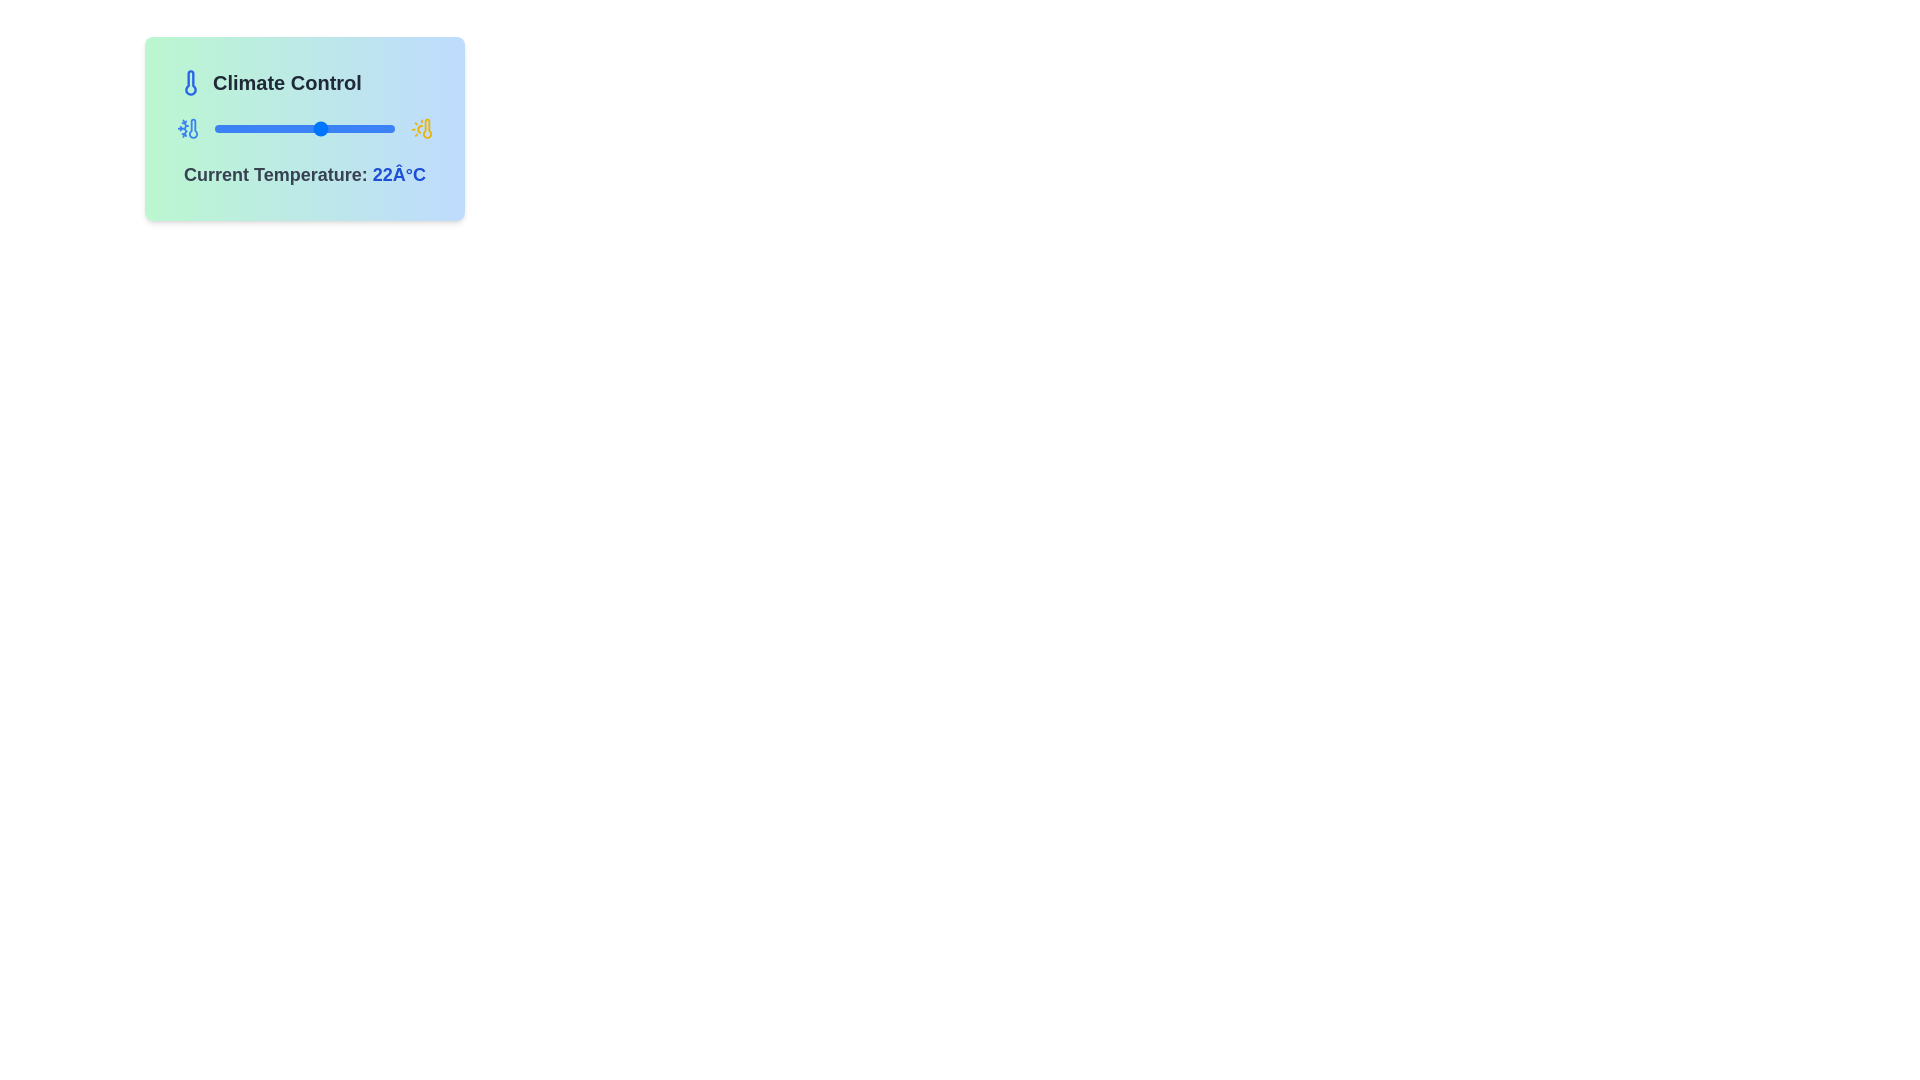 The height and width of the screenshot is (1080, 1920). I want to click on the slider to set the temperature to 0°C, so click(265, 128).